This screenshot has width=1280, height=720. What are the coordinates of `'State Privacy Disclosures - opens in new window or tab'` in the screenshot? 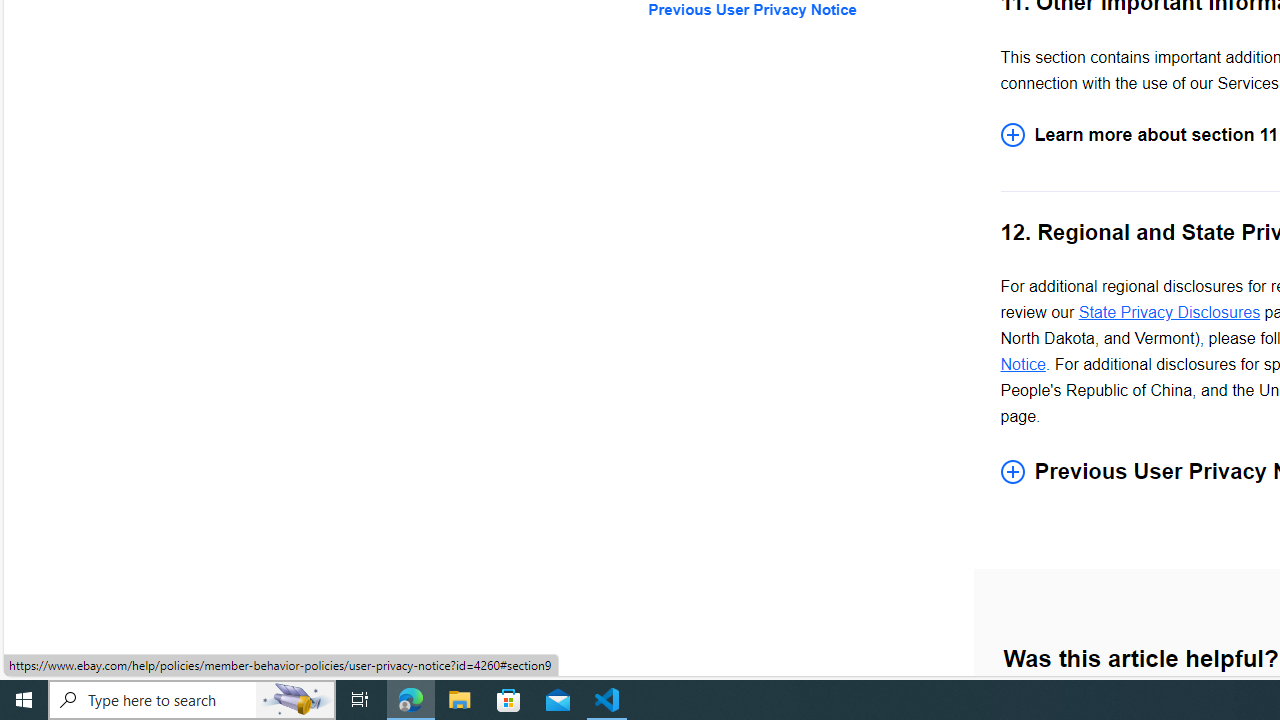 It's located at (1169, 312).